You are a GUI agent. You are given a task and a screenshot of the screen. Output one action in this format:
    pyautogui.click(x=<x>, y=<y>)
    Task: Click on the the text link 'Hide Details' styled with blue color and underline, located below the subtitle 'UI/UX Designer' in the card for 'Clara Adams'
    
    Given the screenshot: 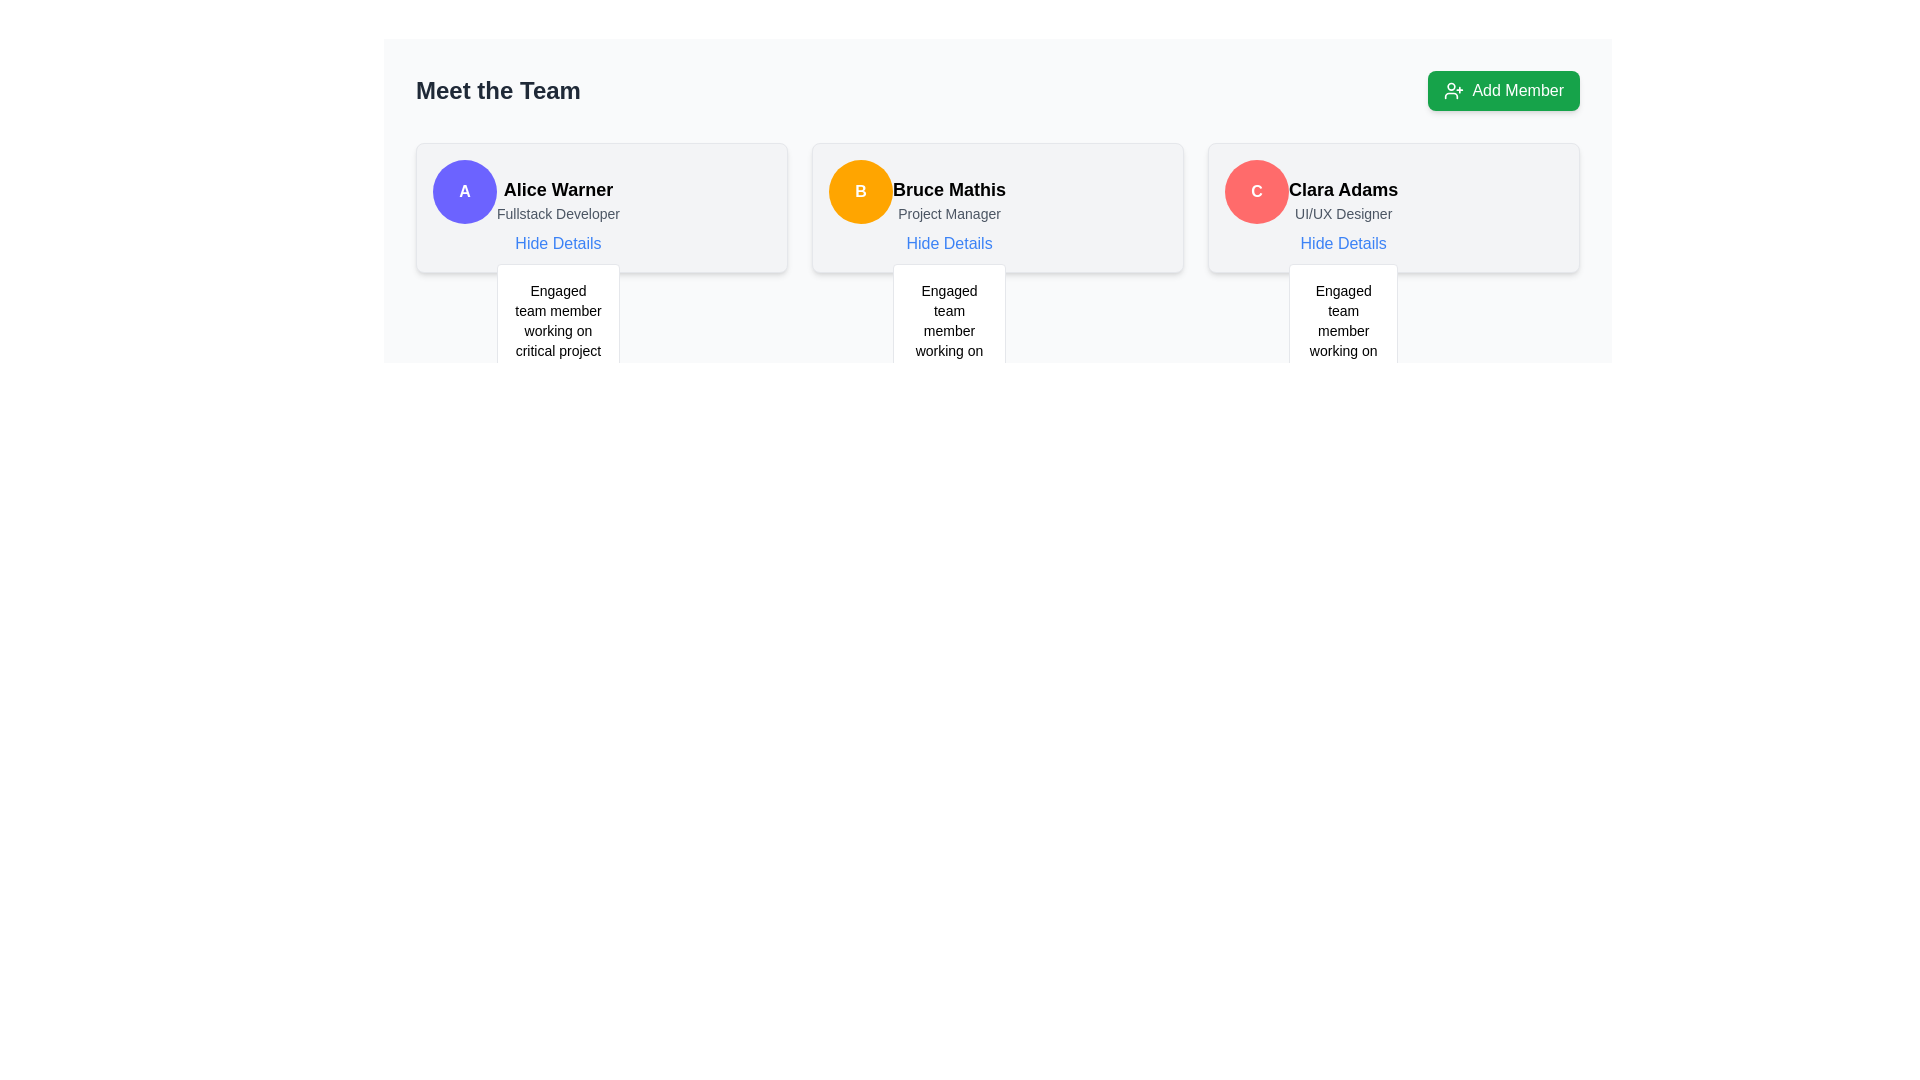 What is the action you would take?
    pyautogui.click(x=1343, y=242)
    